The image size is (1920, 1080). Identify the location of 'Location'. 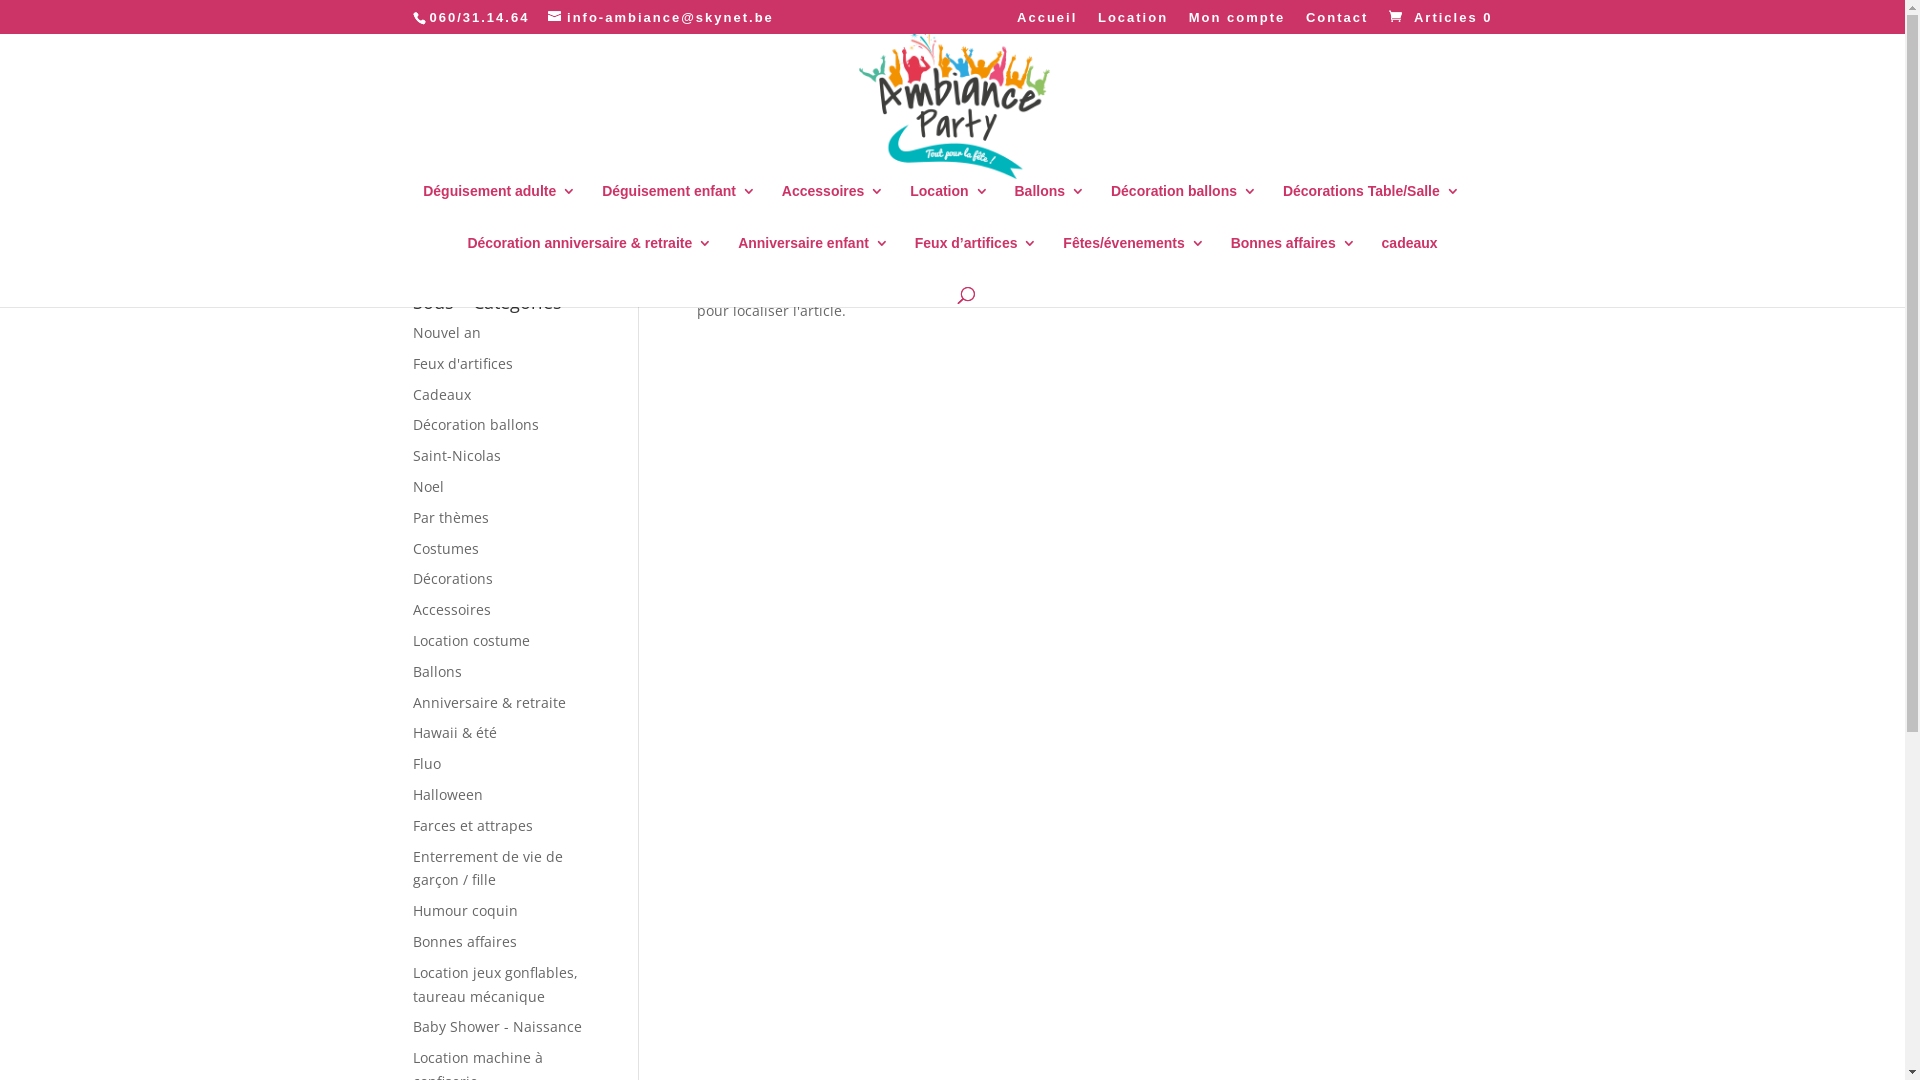
(1132, 22).